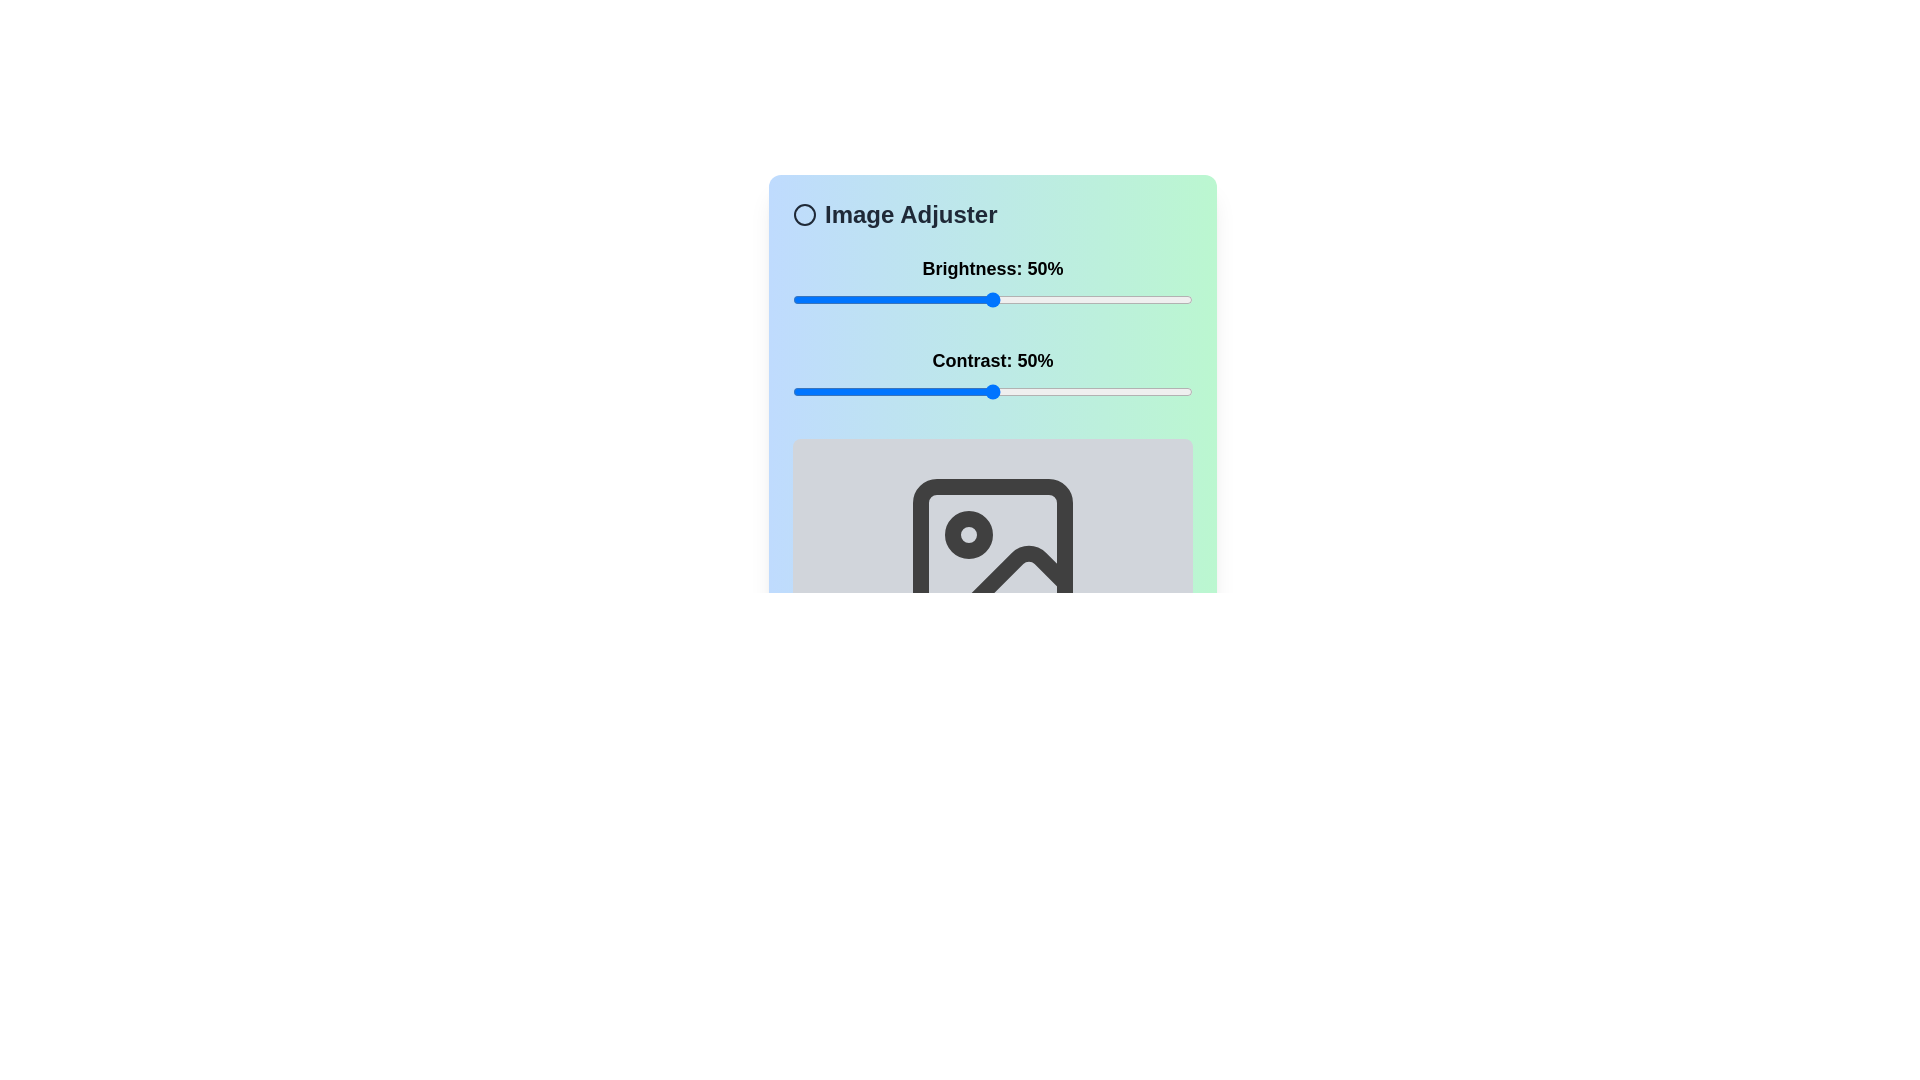  I want to click on the contrast slider to 0%, so click(791, 392).